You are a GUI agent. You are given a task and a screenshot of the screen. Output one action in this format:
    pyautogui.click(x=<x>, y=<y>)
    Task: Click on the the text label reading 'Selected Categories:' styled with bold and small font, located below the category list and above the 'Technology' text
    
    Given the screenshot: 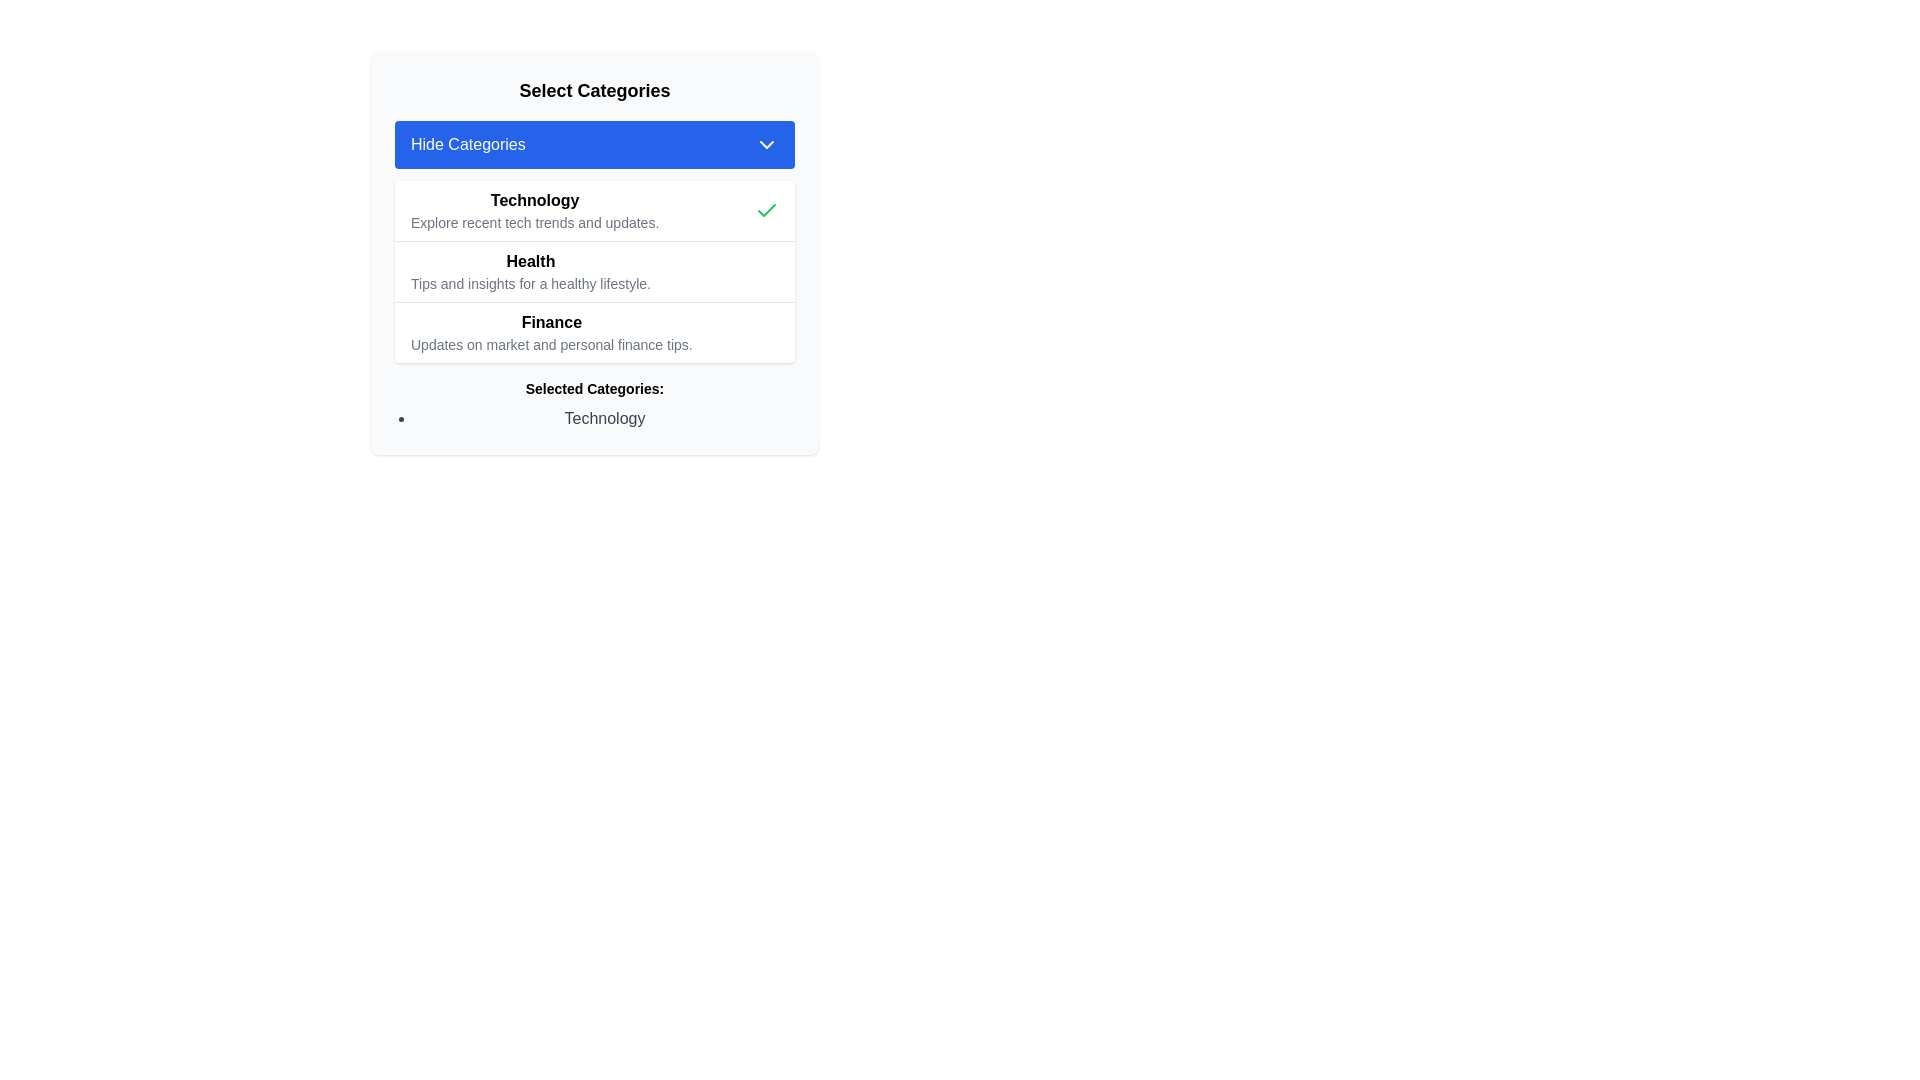 What is the action you would take?
    pyautogui.click(x=594, y=389)
    